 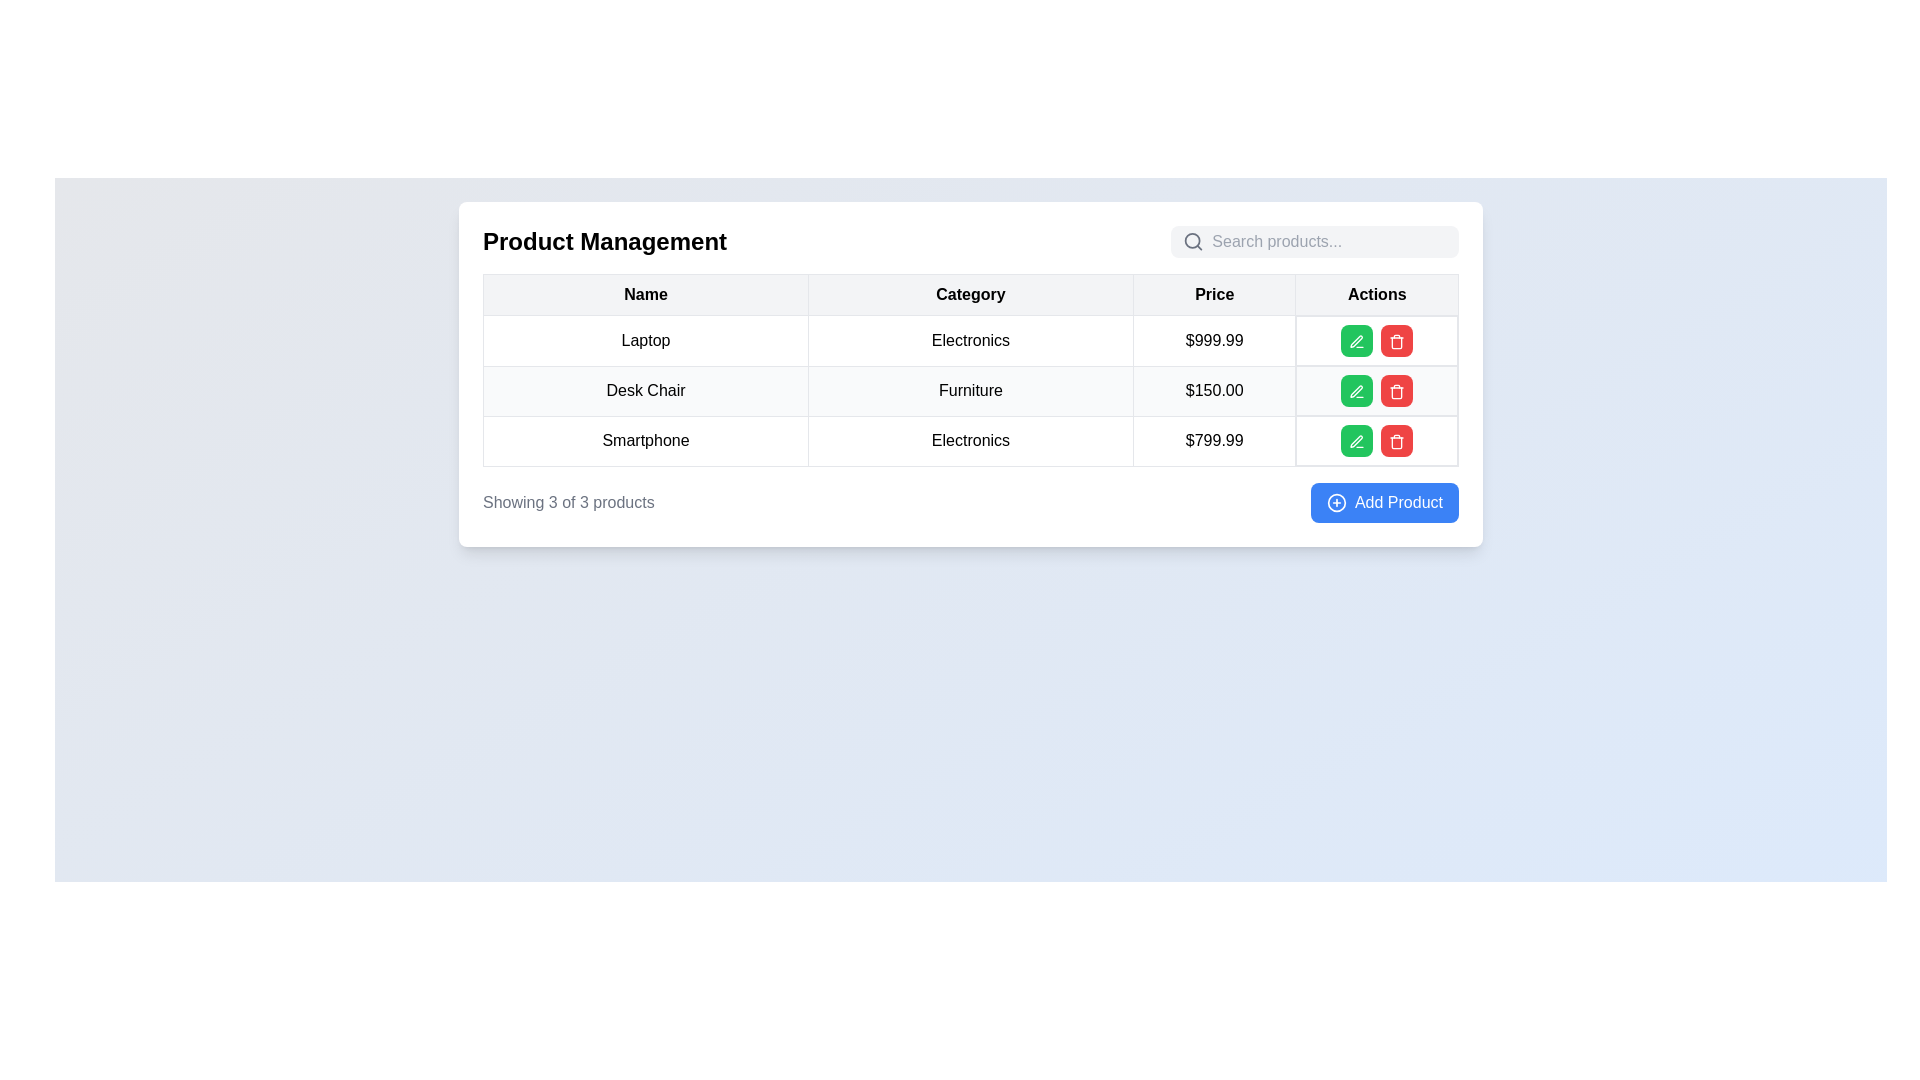 I want to click on text 'Name' from the header cell of the 'Name' column in the data table, located at the top-left area of the table, so click(x=646, y=294).